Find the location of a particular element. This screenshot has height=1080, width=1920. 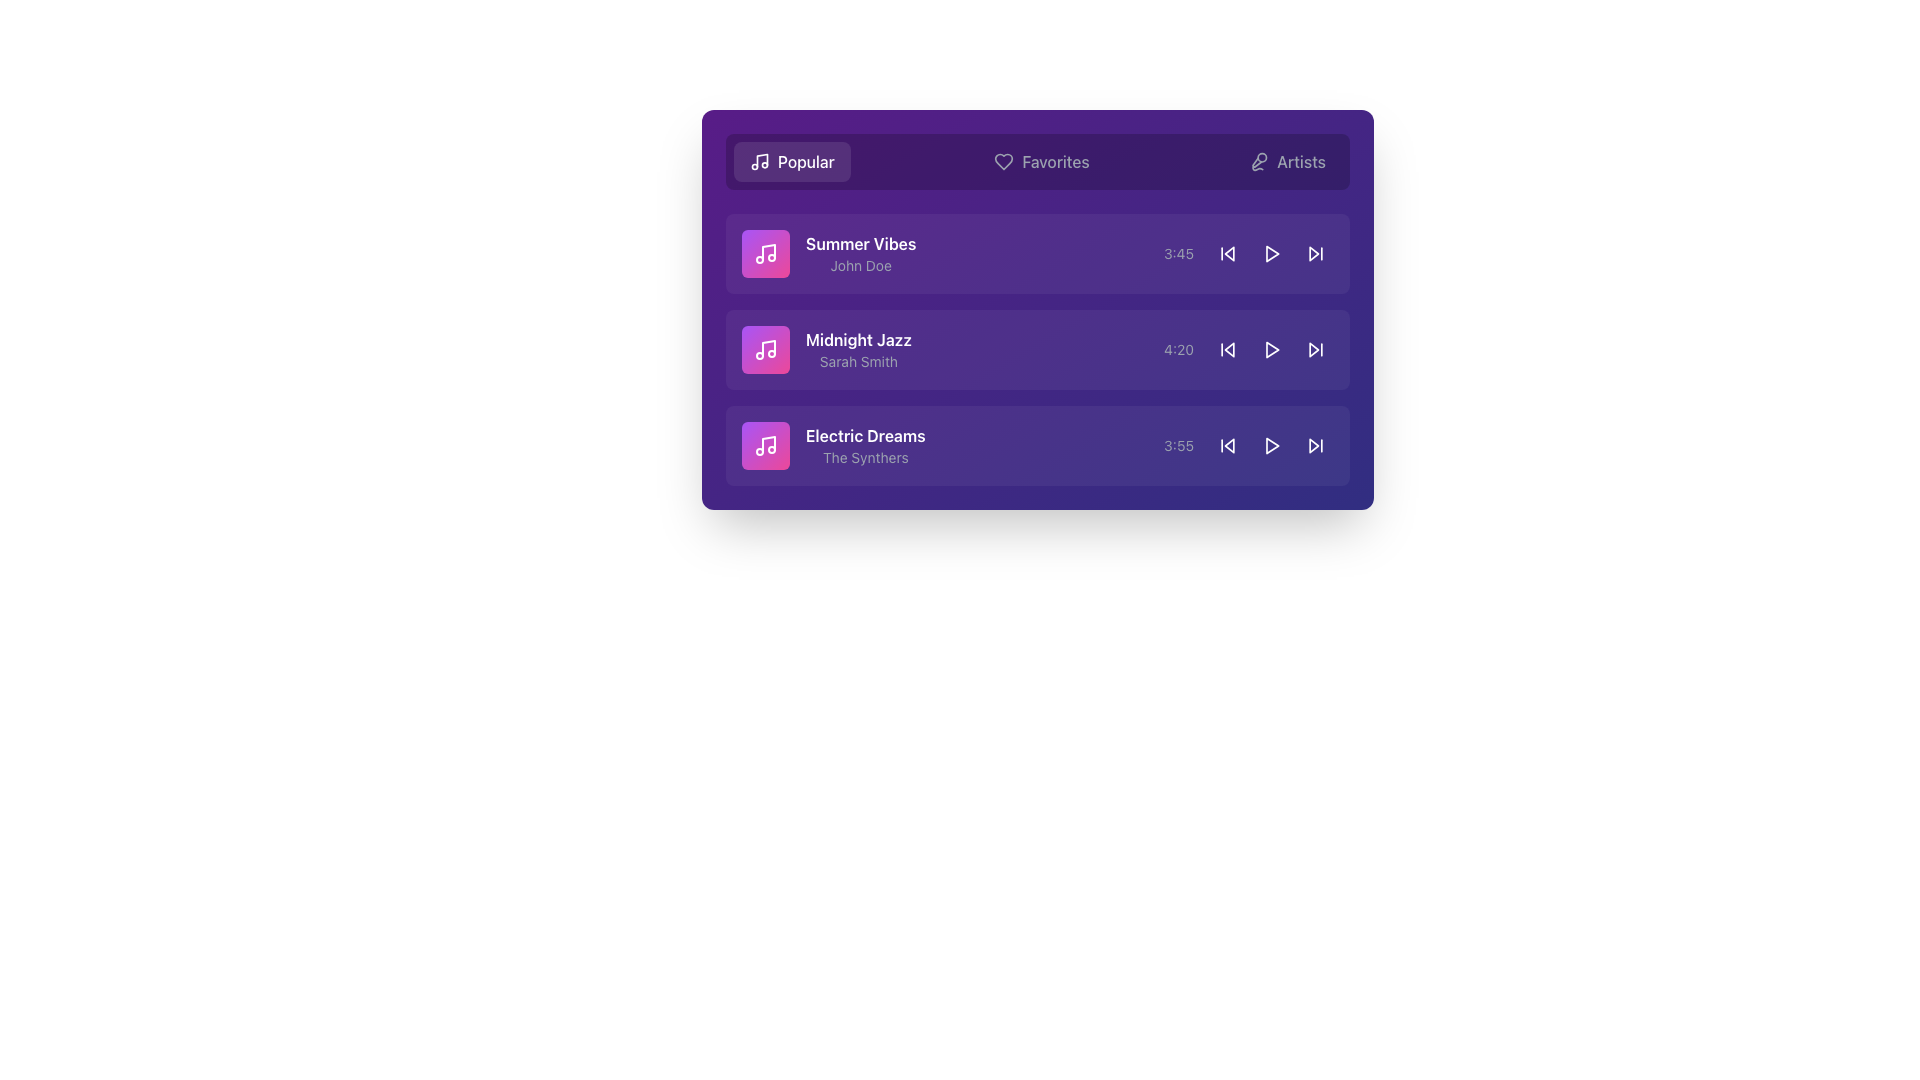

the 'Favorites' button in the navigation bar, which features a heart icon and is flanked by 'Popular' and 'Artists' buttons is located at coordinates (1040, 161).